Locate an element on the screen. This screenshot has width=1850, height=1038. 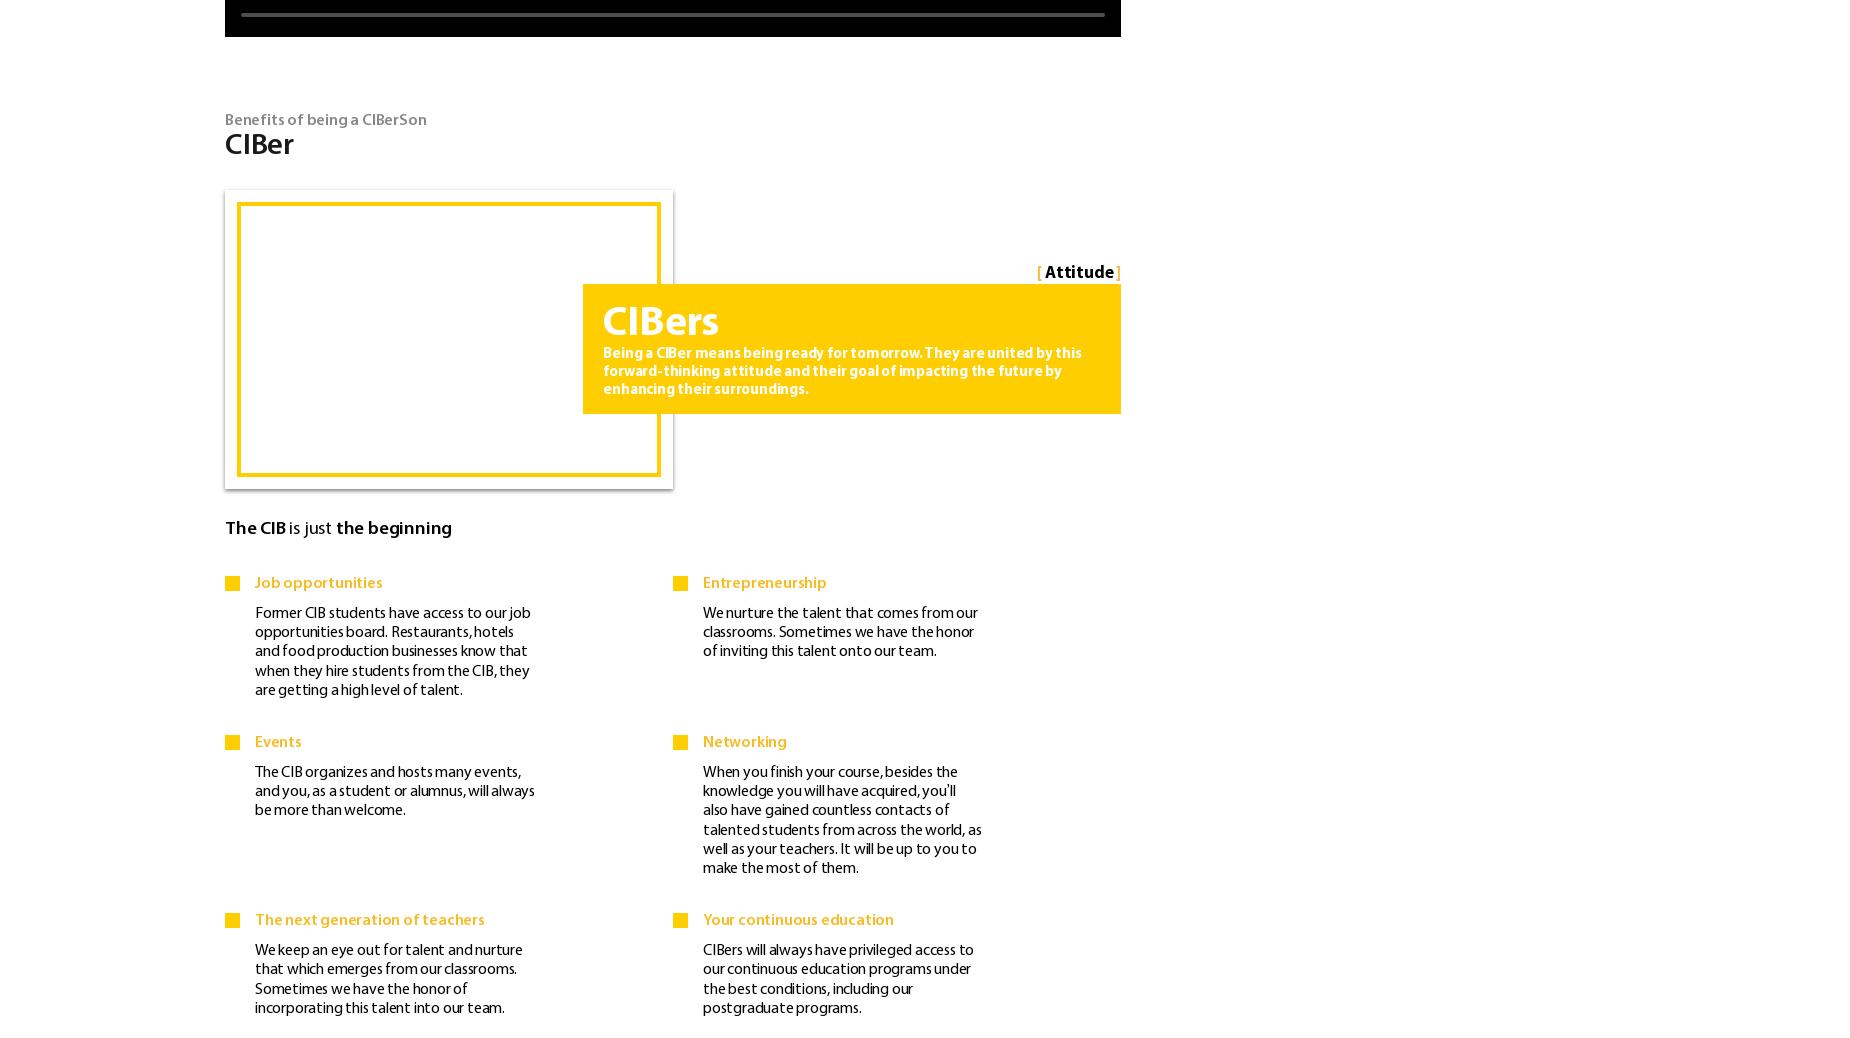
'Entrepreneurship' is located at coordinates (764, 582).